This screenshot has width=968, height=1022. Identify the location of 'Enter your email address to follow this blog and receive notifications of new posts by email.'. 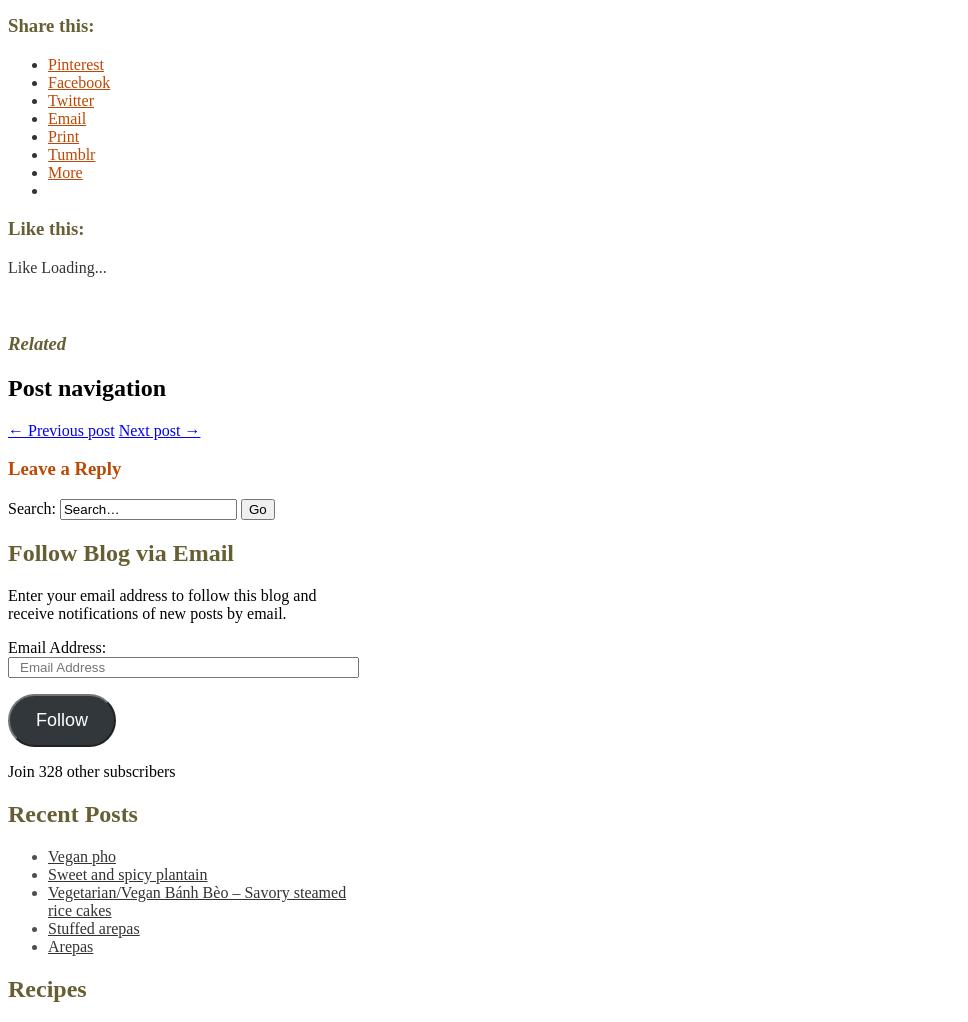
(162, 602).